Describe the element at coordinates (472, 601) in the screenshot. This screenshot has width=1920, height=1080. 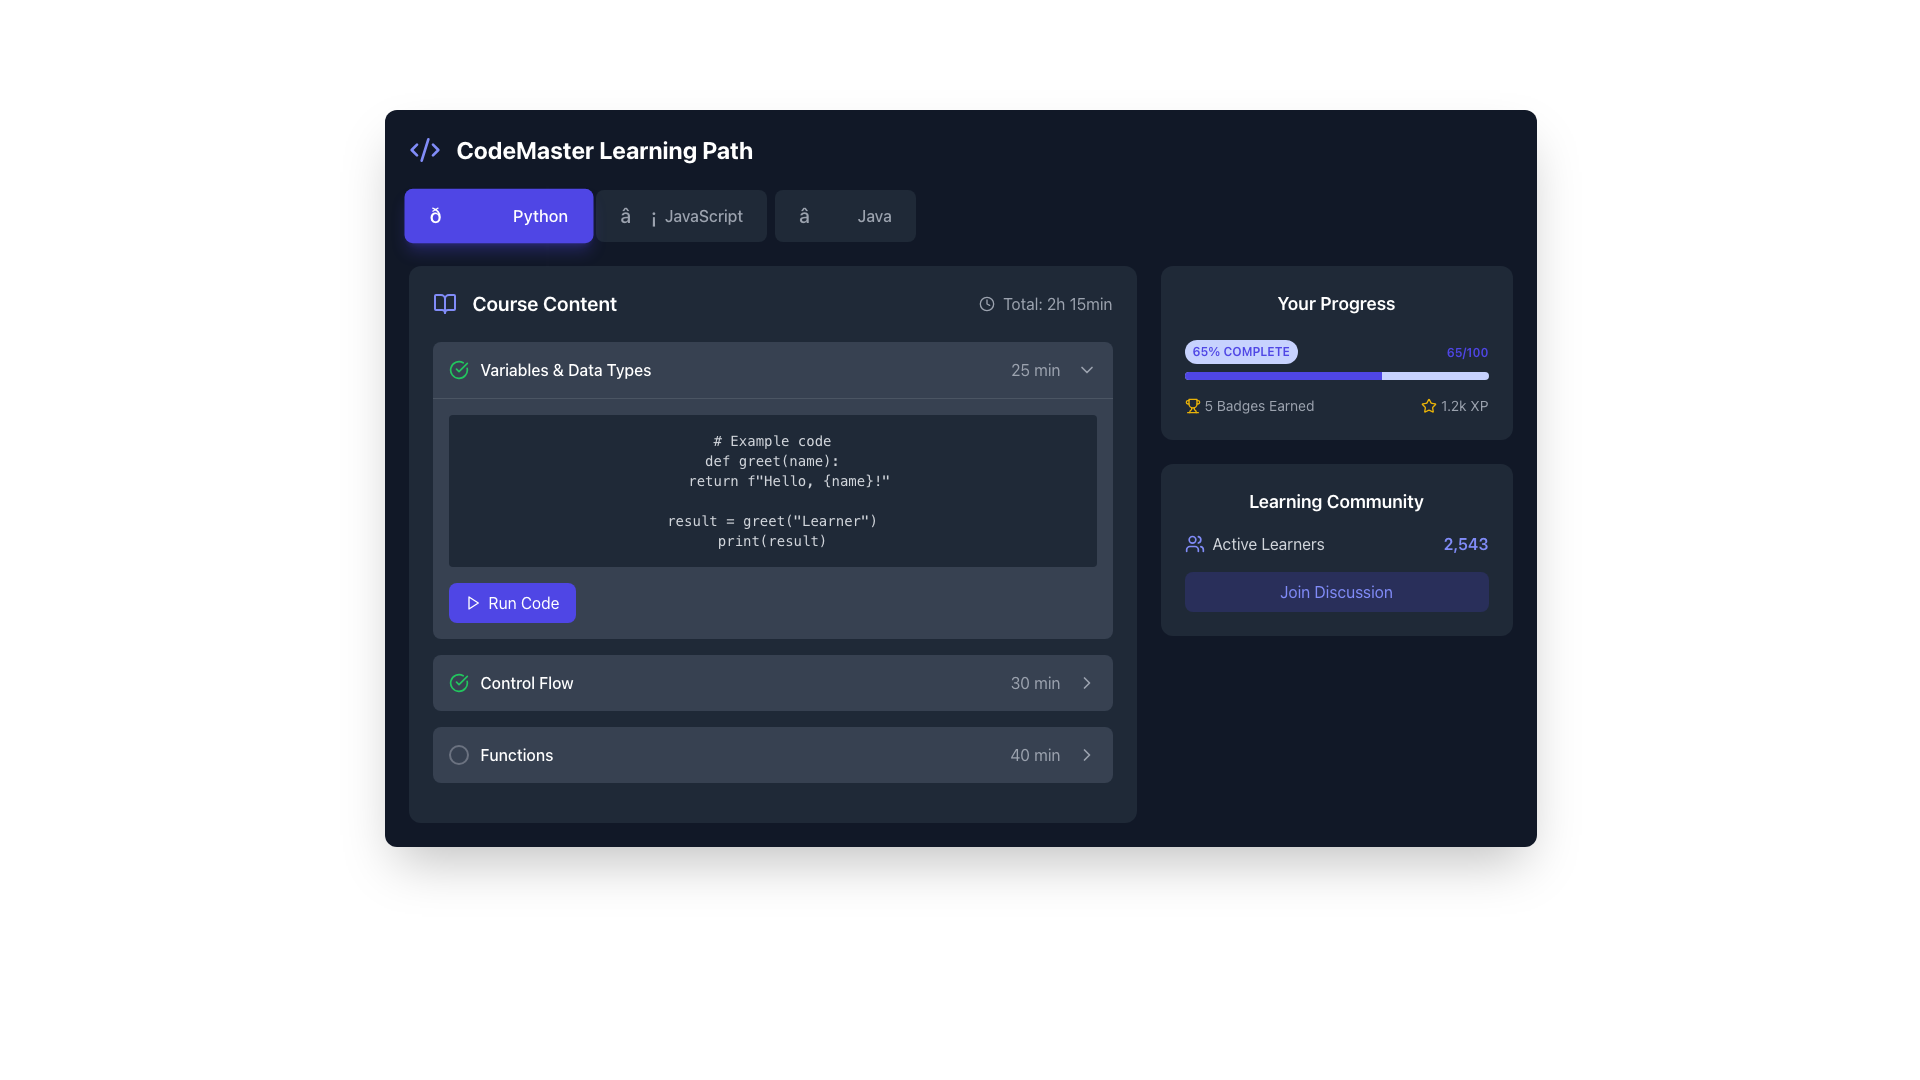
I see `keyboard navigation` at that location.